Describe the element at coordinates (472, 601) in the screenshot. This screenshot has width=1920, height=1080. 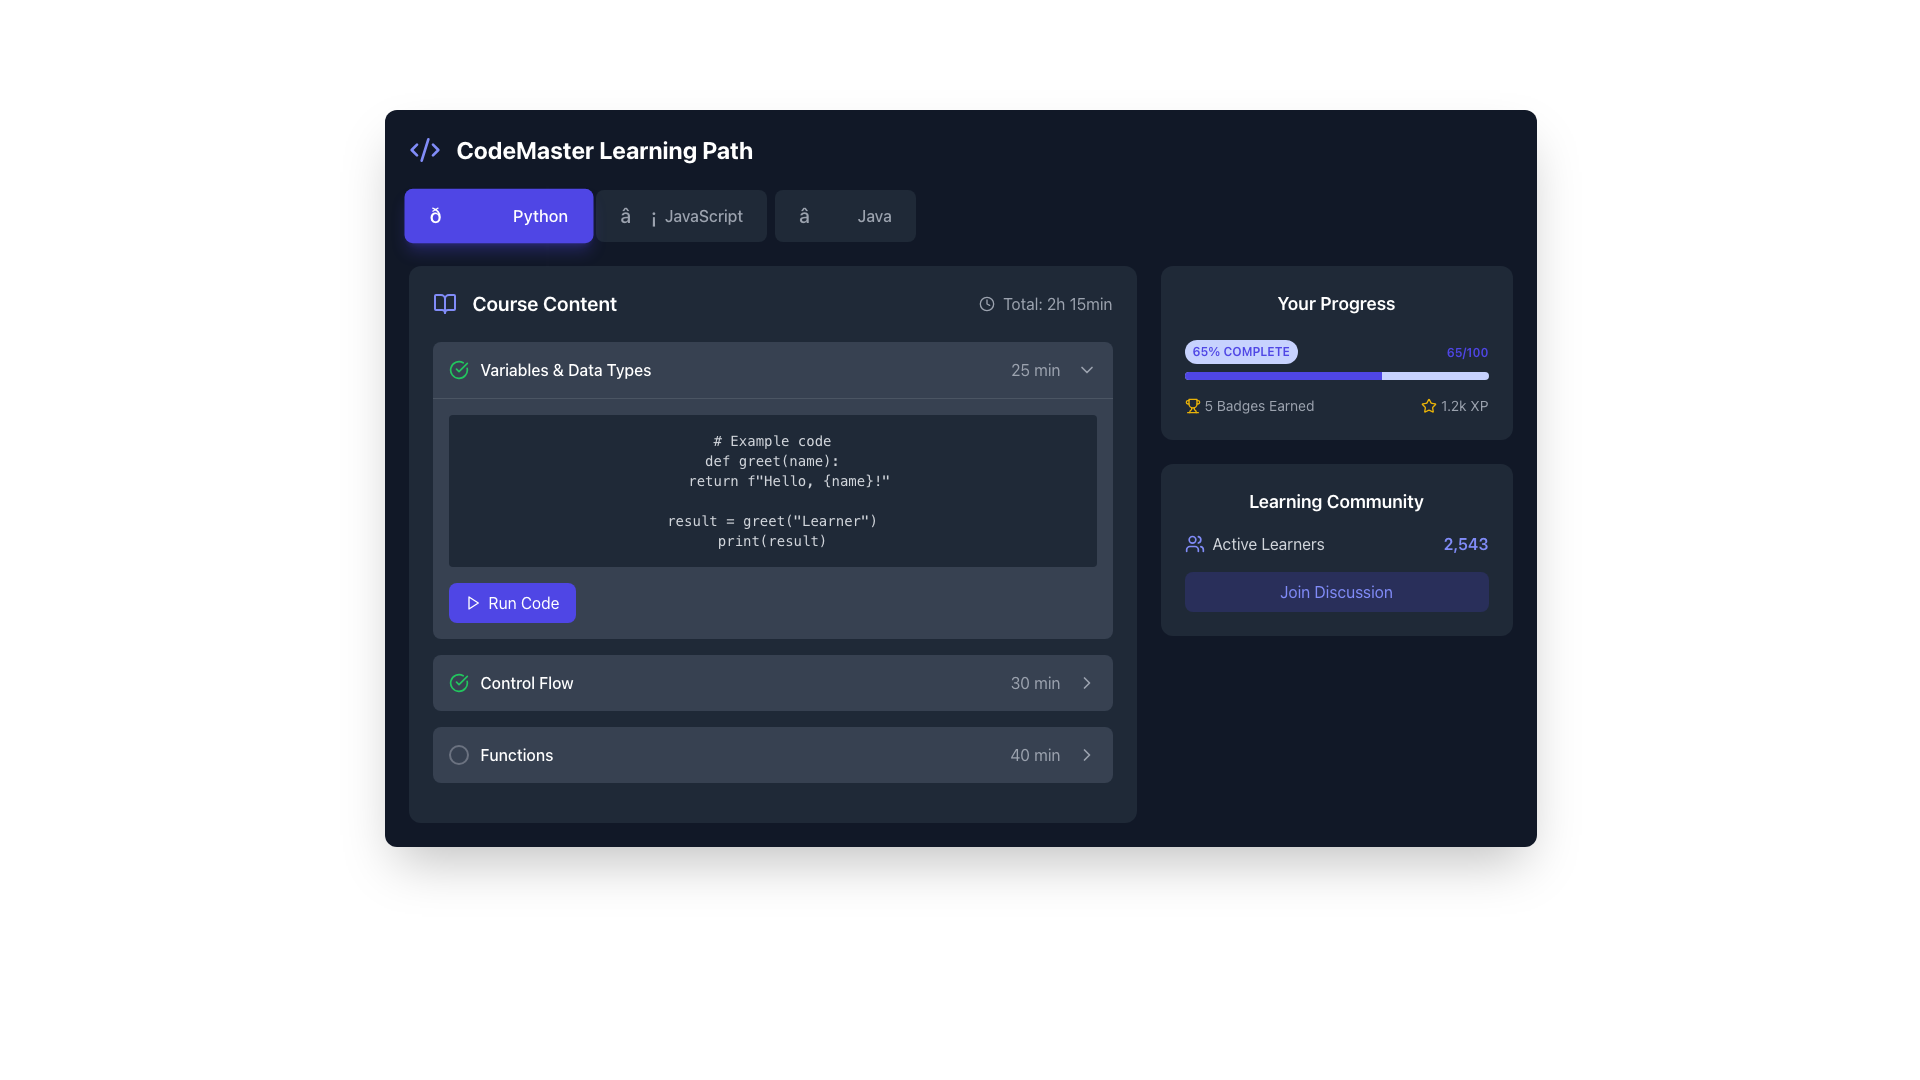
I see `keyboard navigation` at that location.